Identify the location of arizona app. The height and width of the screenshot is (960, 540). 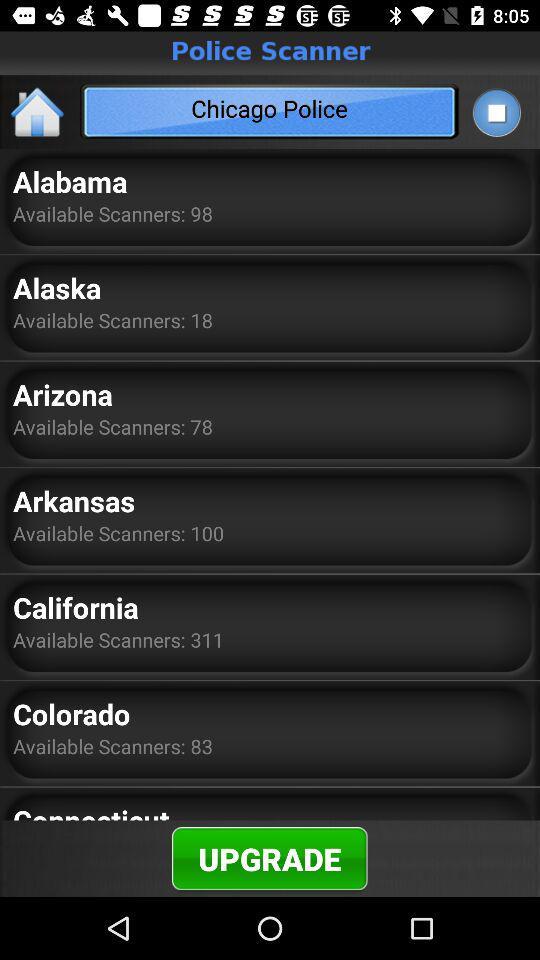
(63, 393).